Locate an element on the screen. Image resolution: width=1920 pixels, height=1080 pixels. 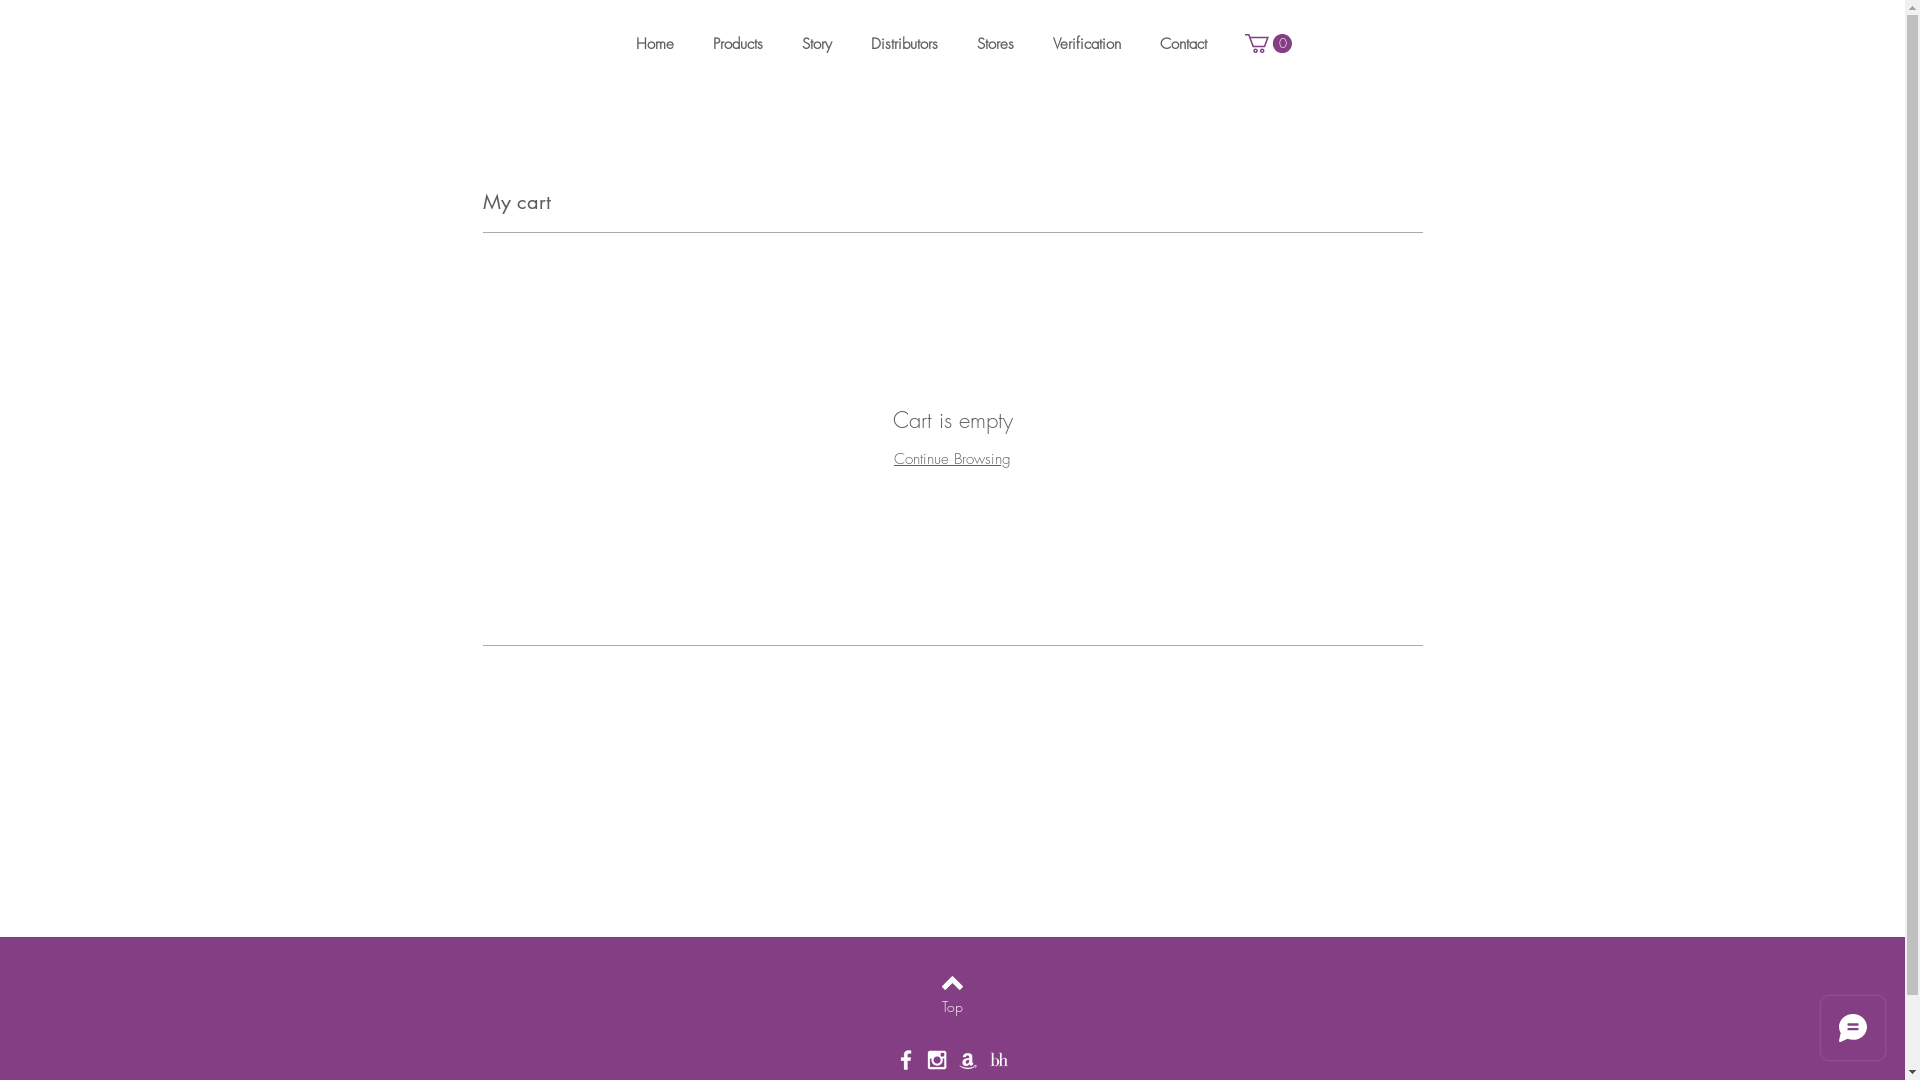
'Stores' is located at coordinates (998, 44).